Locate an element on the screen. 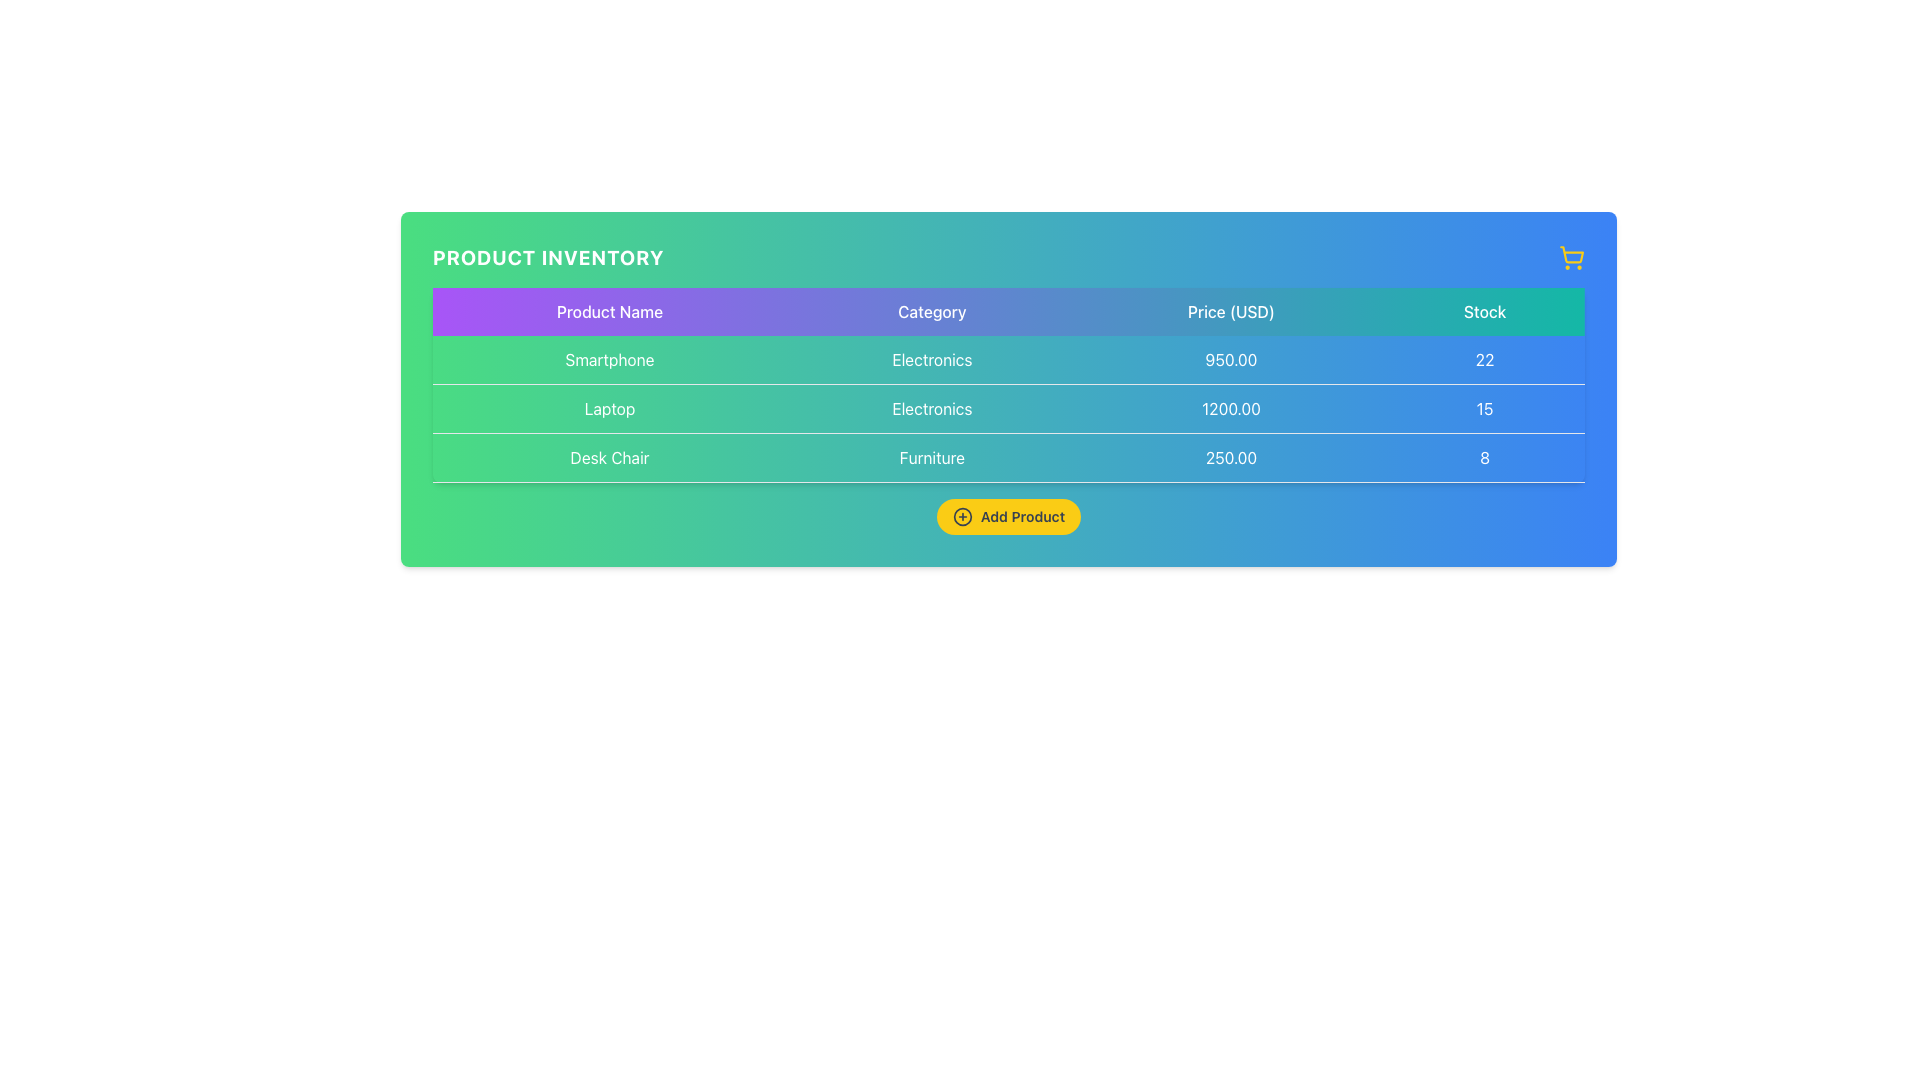 The height and width of the screenshot is (1080, 1920). SVG Circle element representing the outermost circular border of a '+' icon located at the top-right corner of the interface, near a shopping cart is located at coordinates (962, 515).